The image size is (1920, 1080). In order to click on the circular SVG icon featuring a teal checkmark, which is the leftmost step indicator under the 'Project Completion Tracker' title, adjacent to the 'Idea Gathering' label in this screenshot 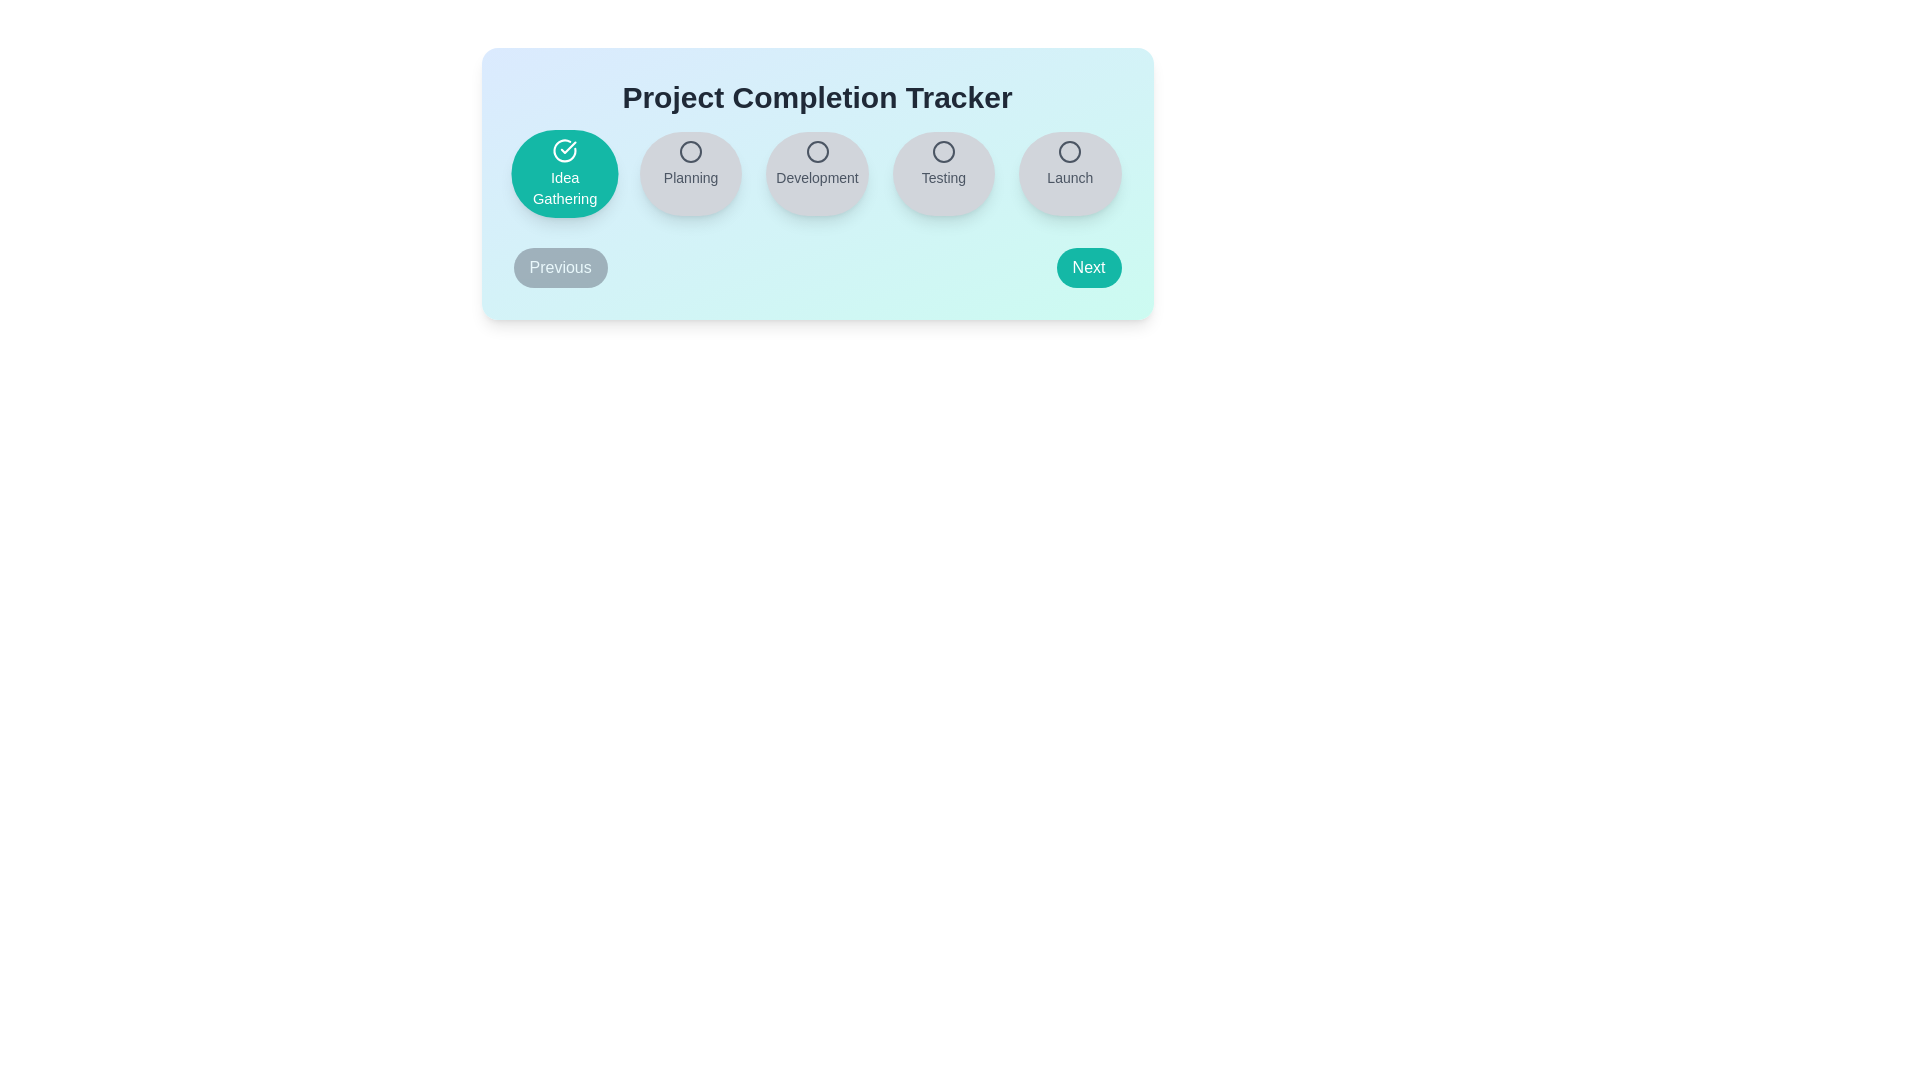, I will do `click(563, 149)`.